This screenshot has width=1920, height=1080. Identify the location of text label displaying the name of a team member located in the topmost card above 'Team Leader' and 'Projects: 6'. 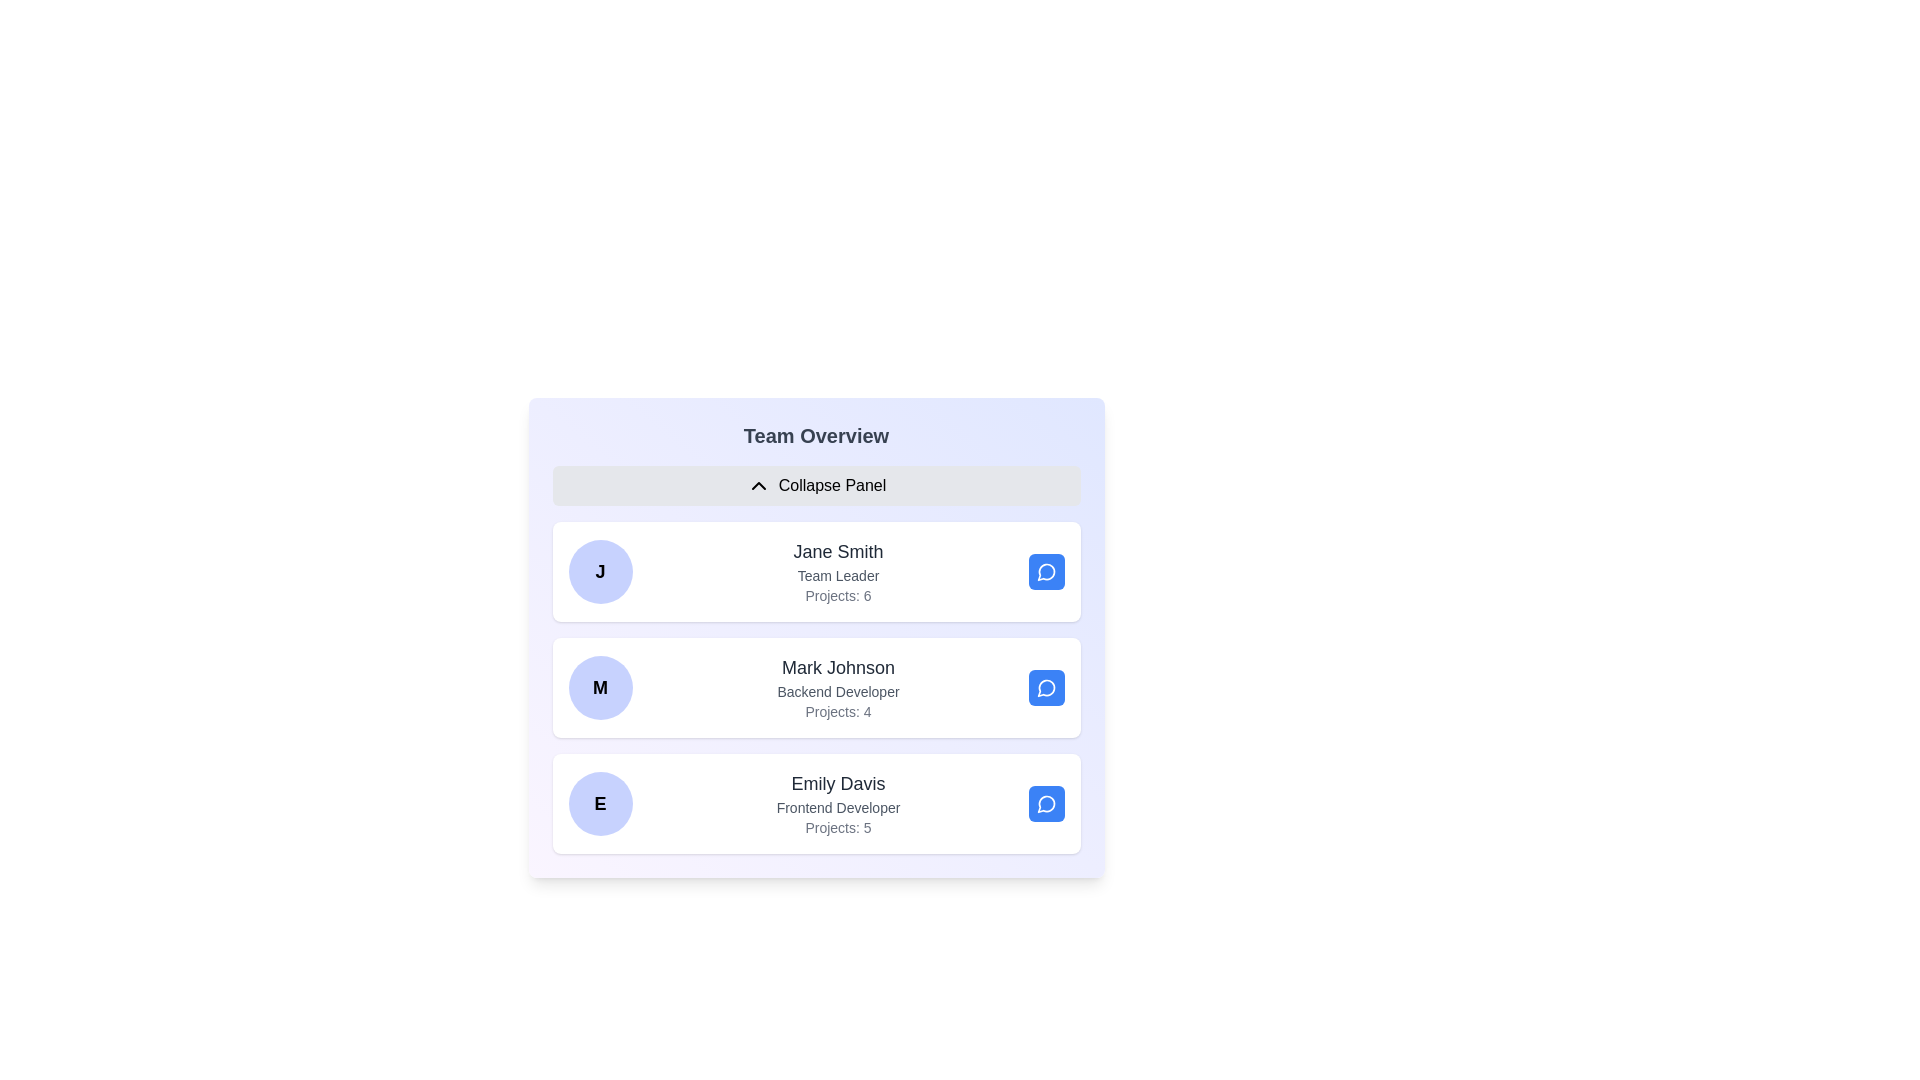
(838, 551).